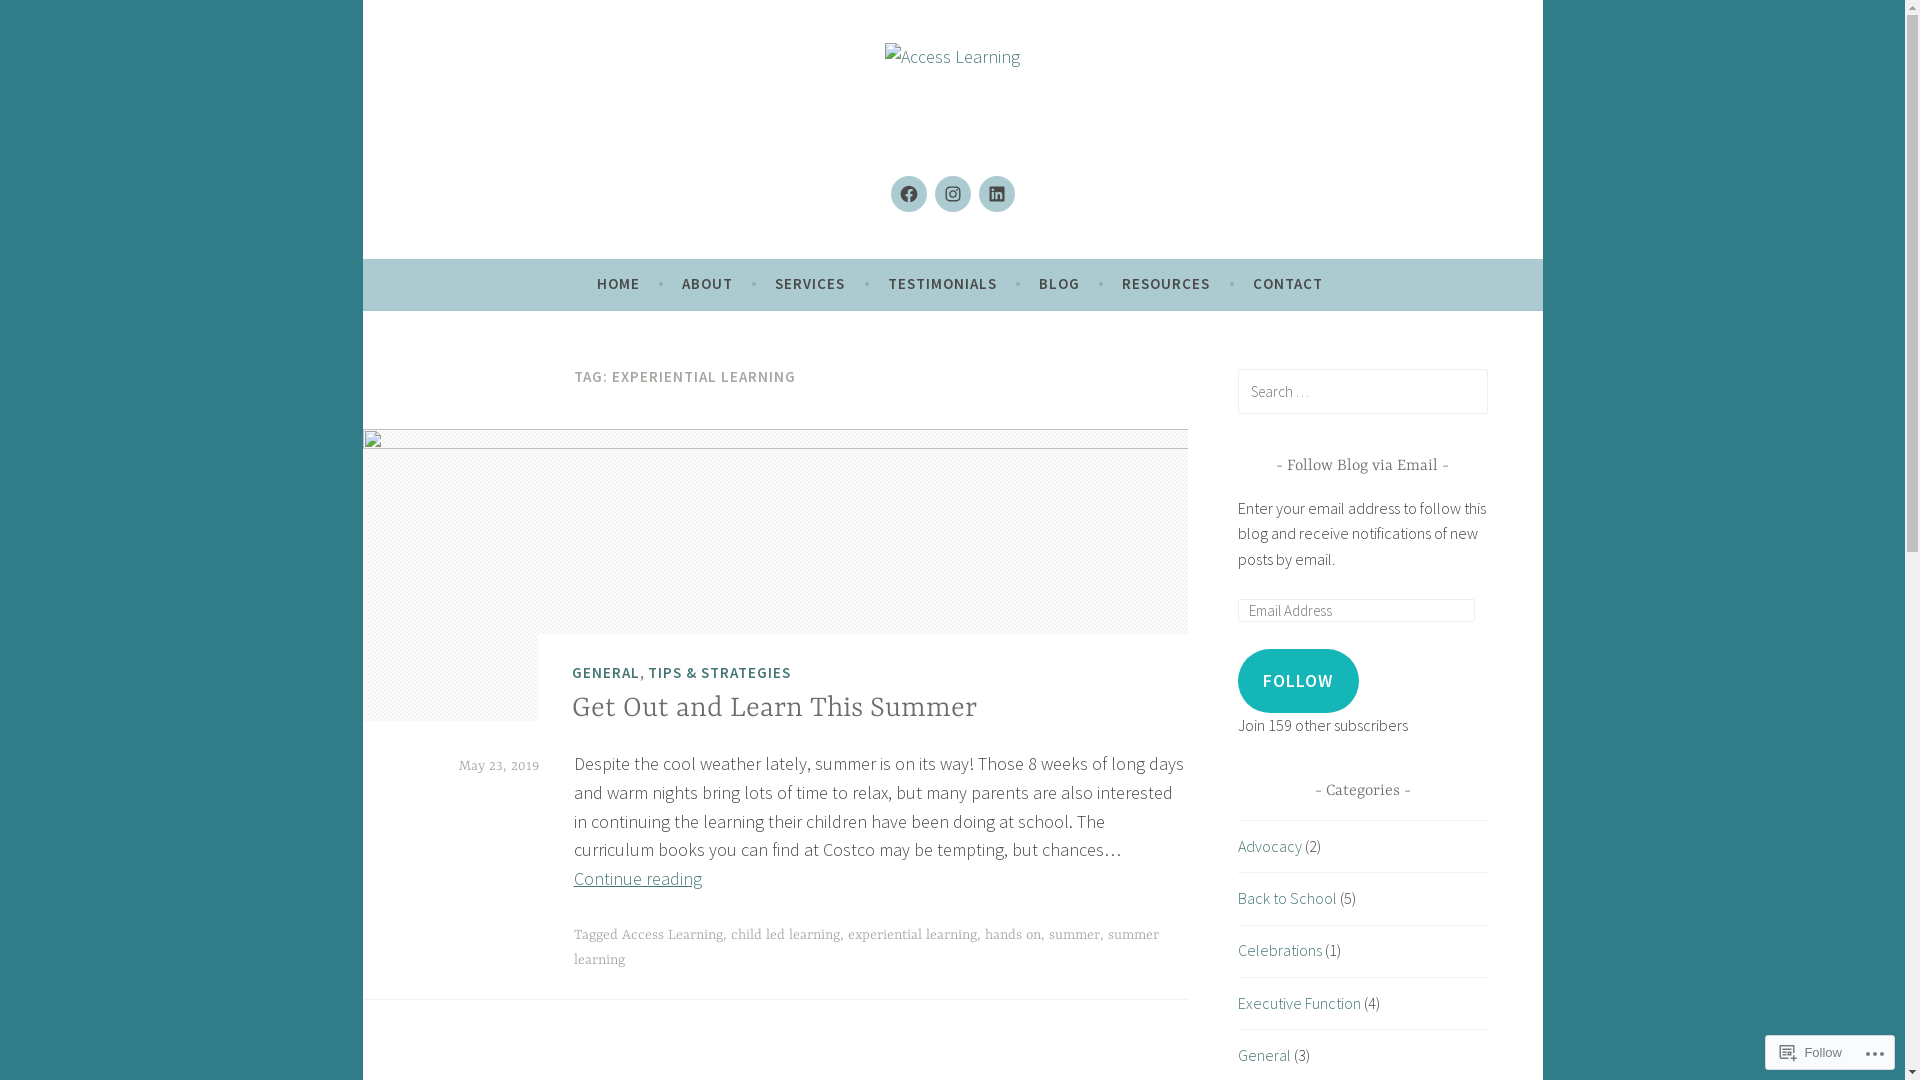  Describe the element at coordinates (1166, 284) in the screenshot. I see `'RESOURCES'` at that location.